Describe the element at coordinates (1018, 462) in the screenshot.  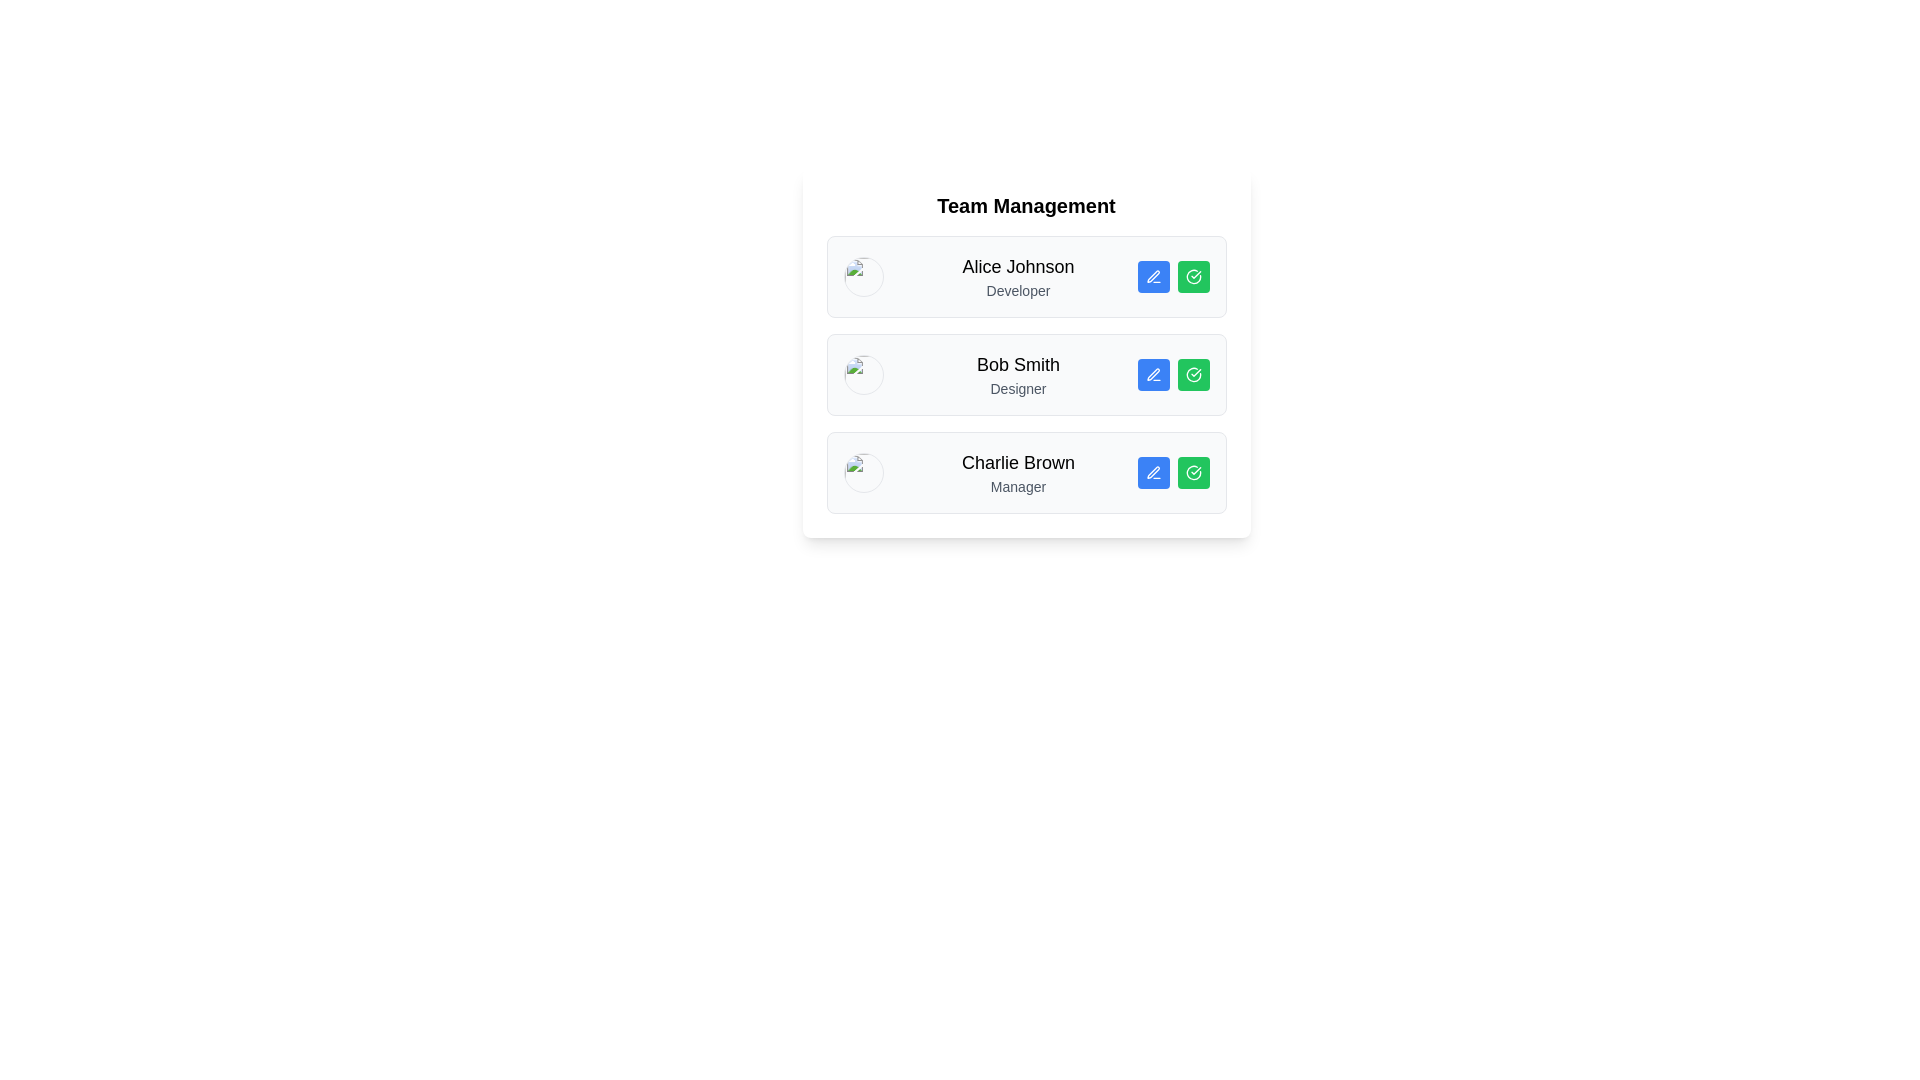
I see `the text label displaying 'Charlie Brown' which indicates a role or status above the text 'Manager' for potential interaction` at that location.